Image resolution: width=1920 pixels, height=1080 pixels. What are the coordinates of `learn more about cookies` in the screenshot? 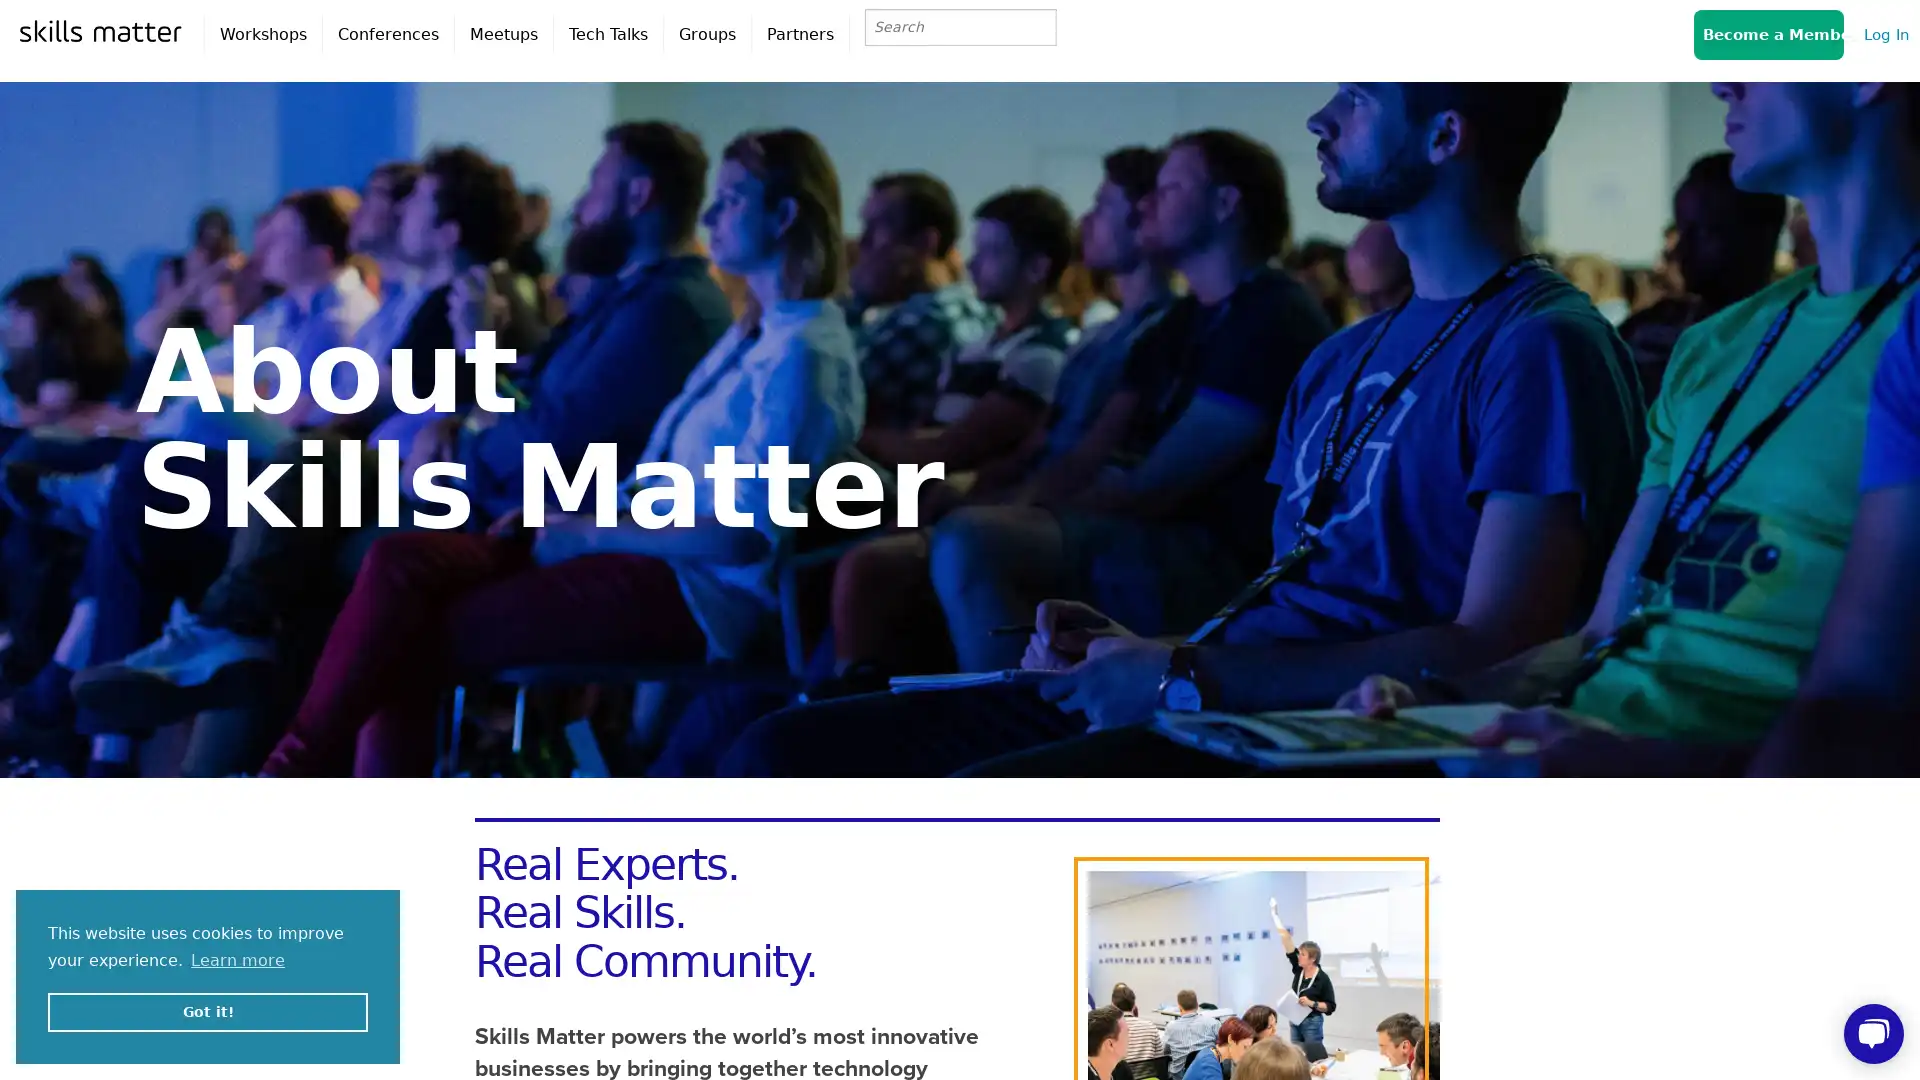 It's located at (238, 959).